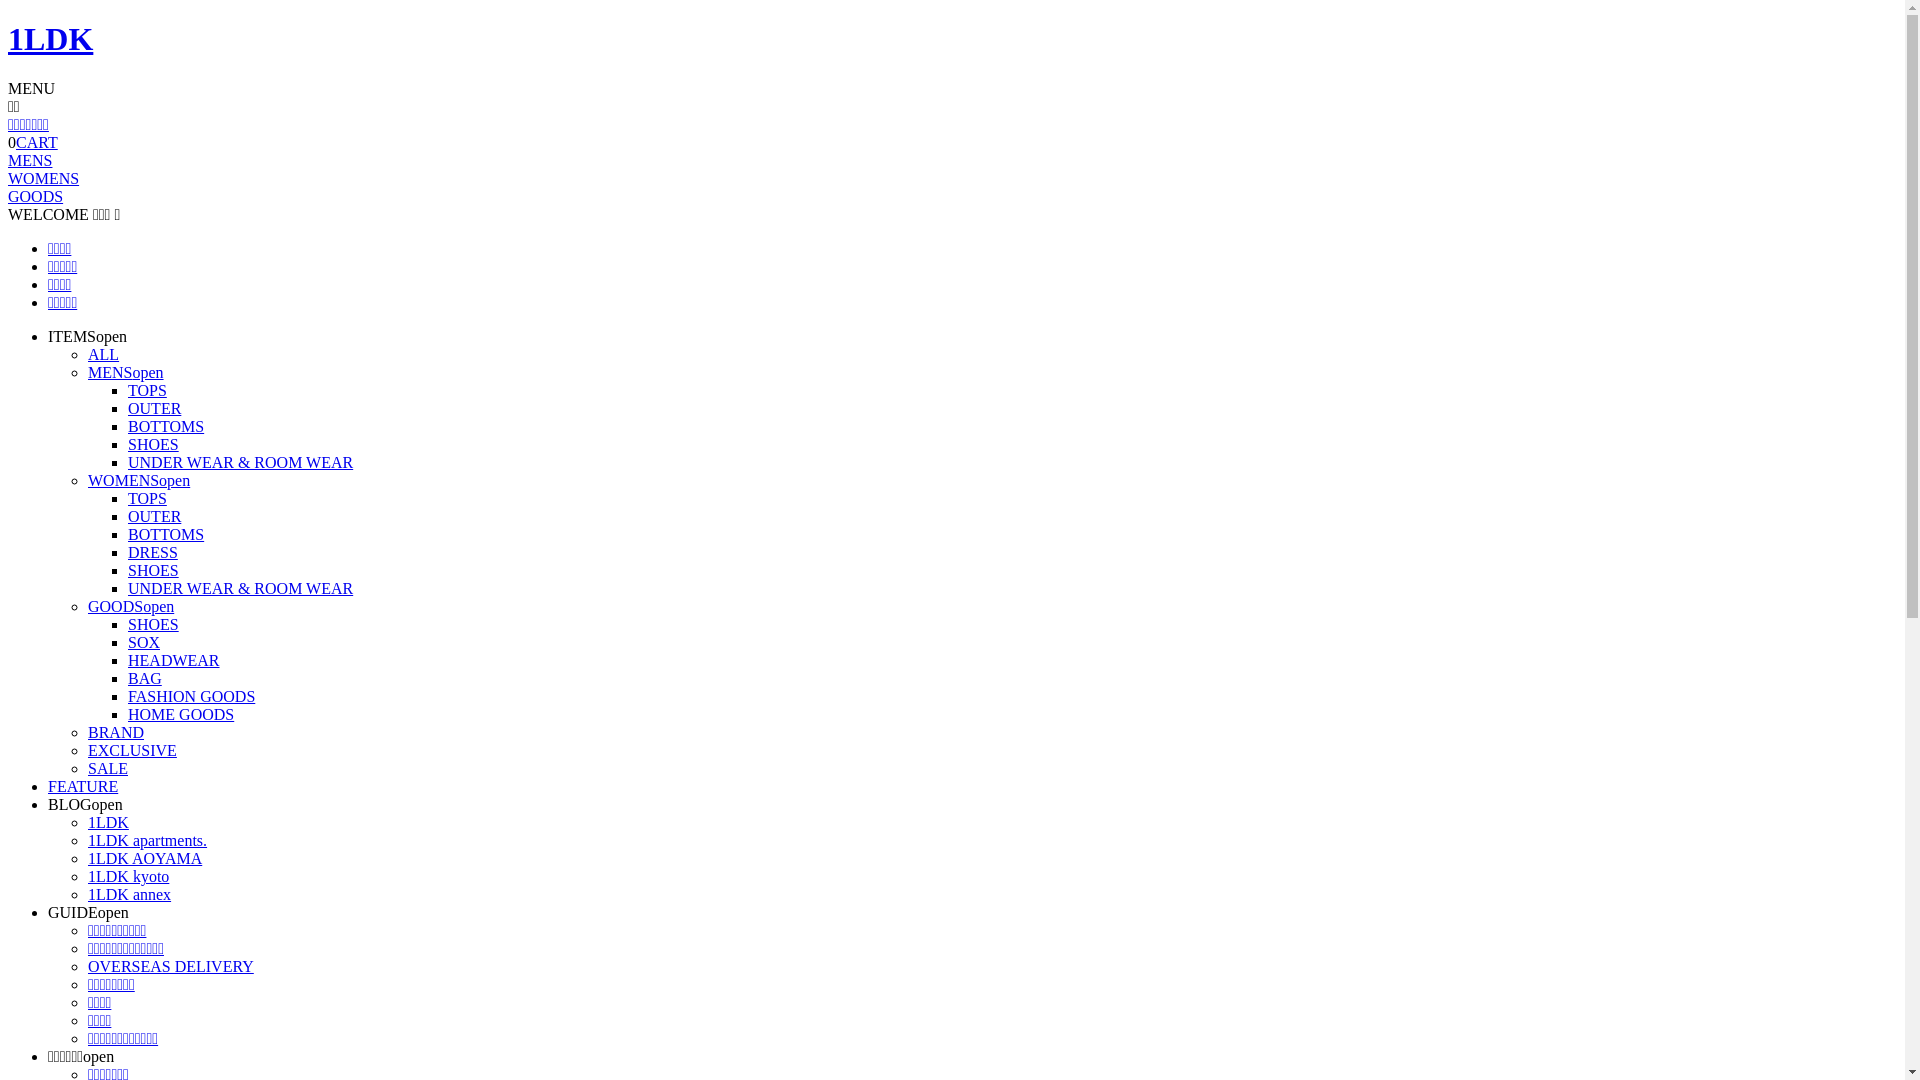 This screenshot has width=1920, height=1080. What do you see at coordinates (86, 840) in the screenshot?
I see `'1LDK apartments.'` at bounding box center [86, 840].